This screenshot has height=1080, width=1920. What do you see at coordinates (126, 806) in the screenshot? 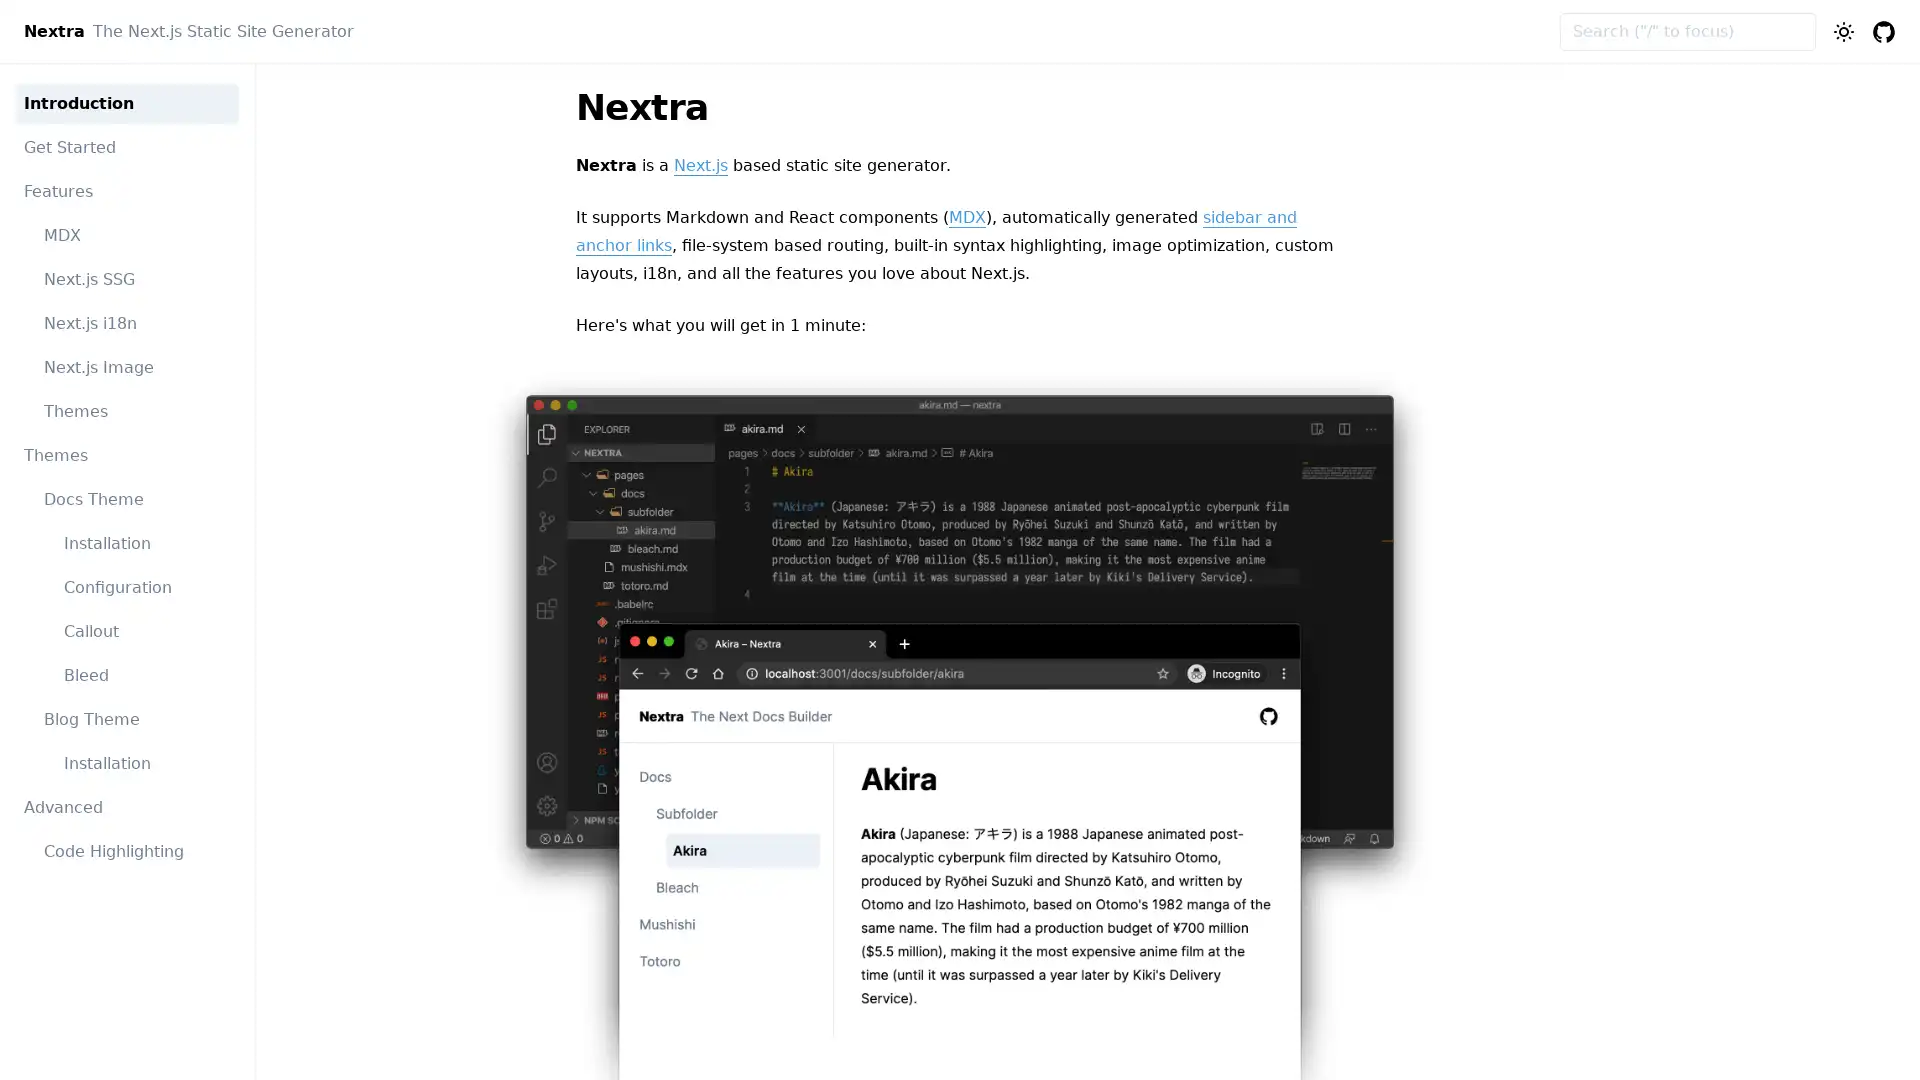
I see `Advanced` at bounding box center [126, 806].